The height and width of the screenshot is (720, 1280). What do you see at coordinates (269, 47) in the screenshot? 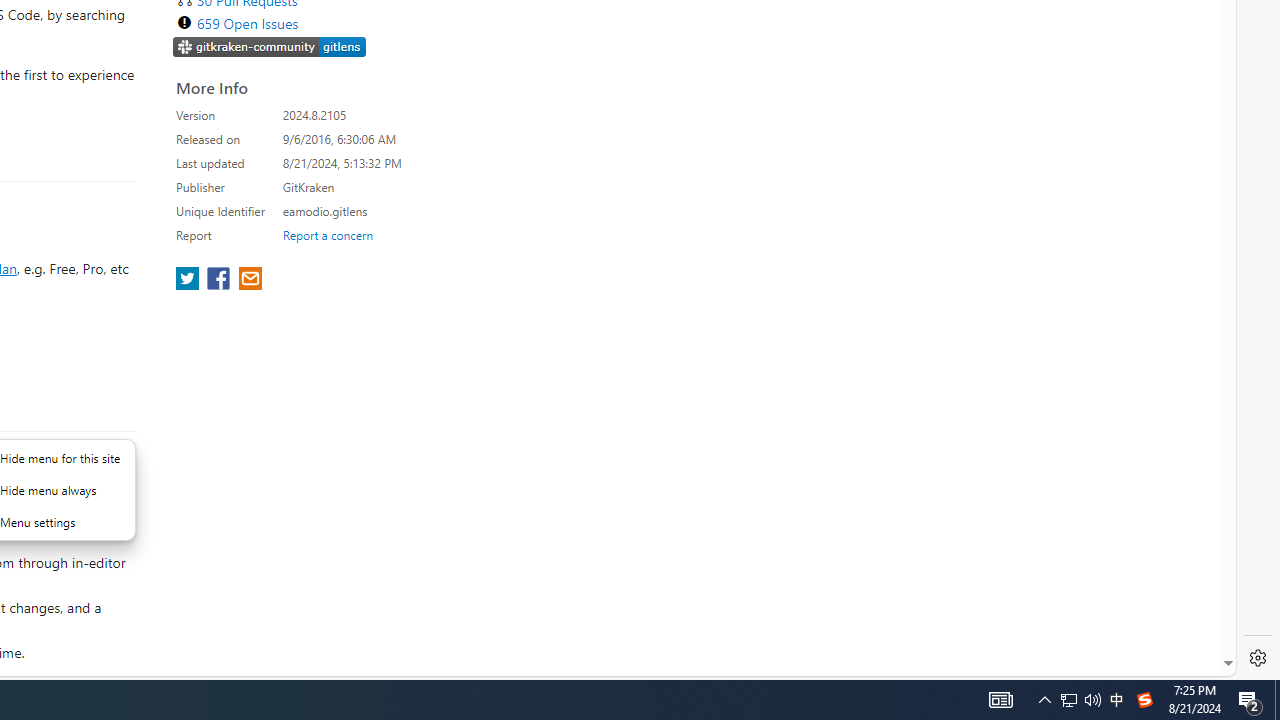
I see `'https://slack.gitkraken.com//'` at bounding box center [269, 47].